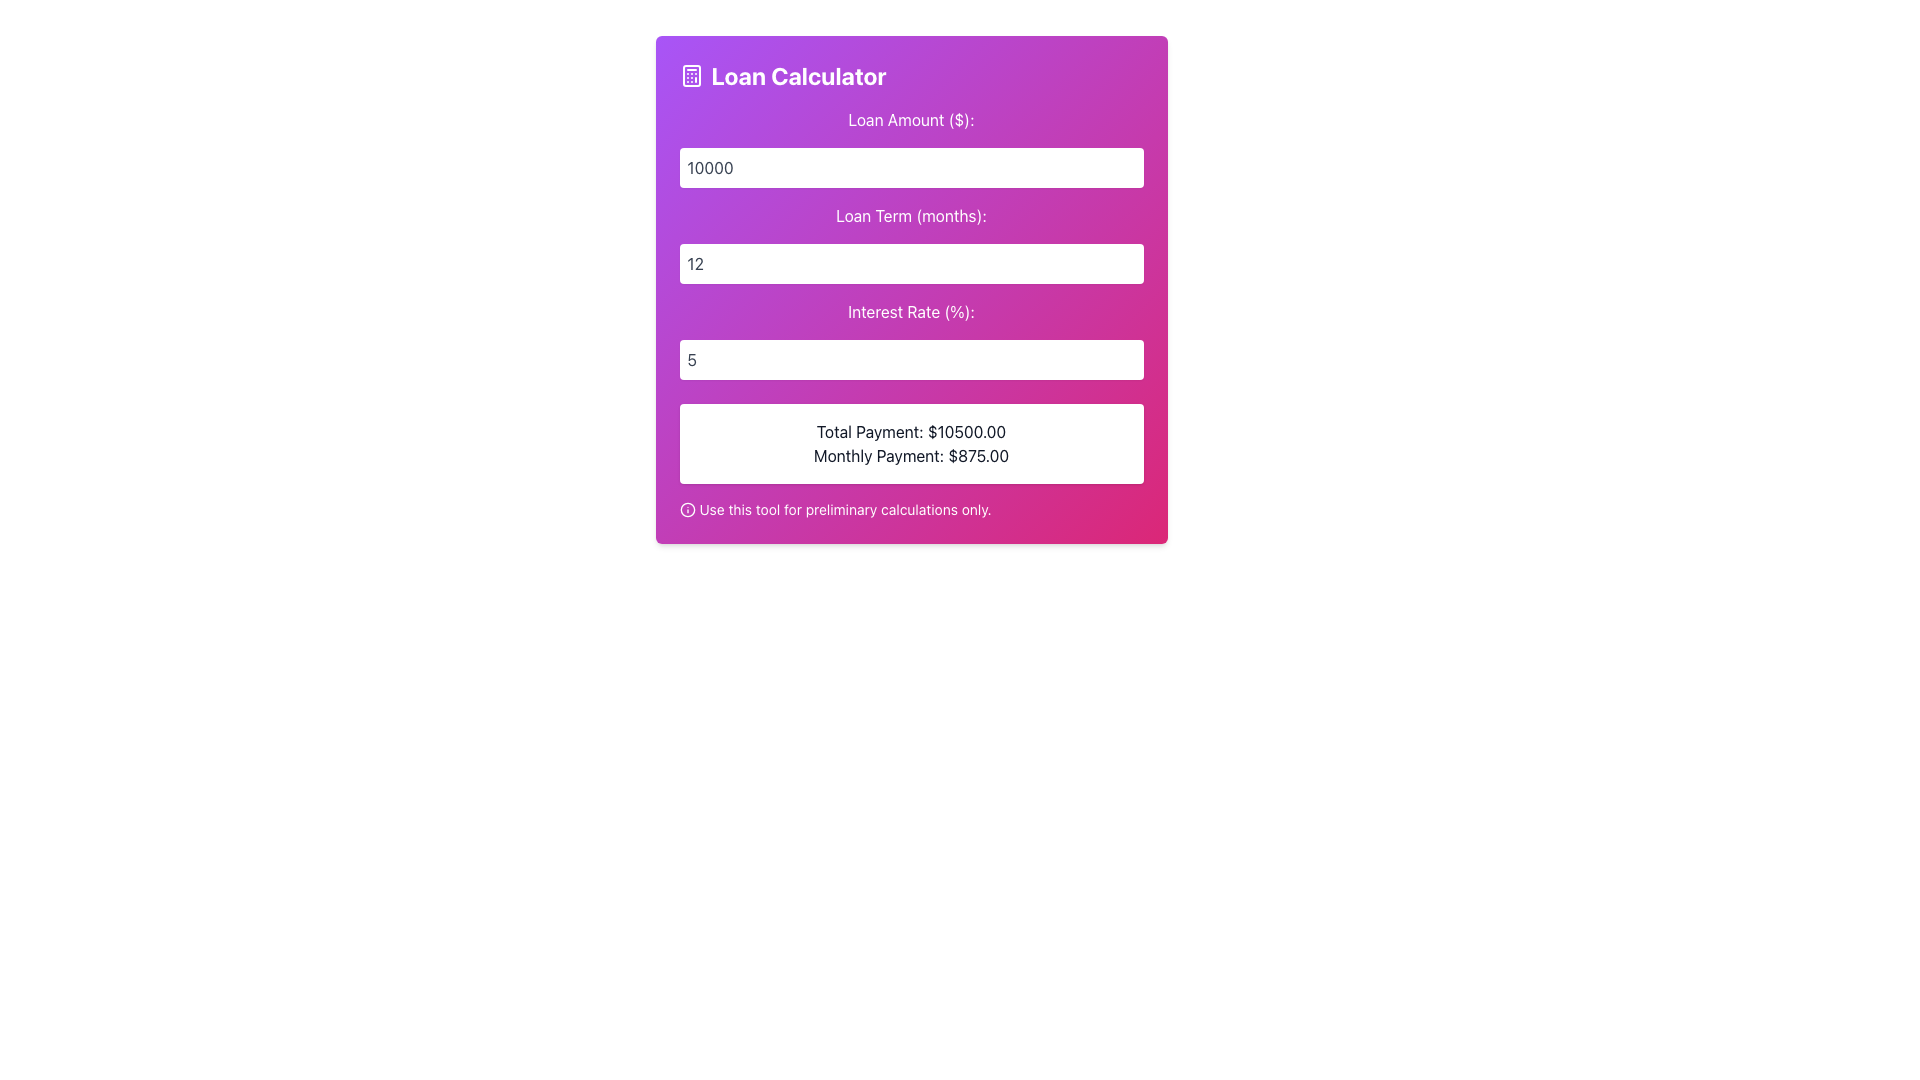 This screenshot has width=1920, height=1080. What do you see at coordinates (691, 75) in the screenshot?
I see `the decorative loan calculator icon located to the left of the 'Loan Calculator' heading text at the top of the card` at bounding box center [691, 75].